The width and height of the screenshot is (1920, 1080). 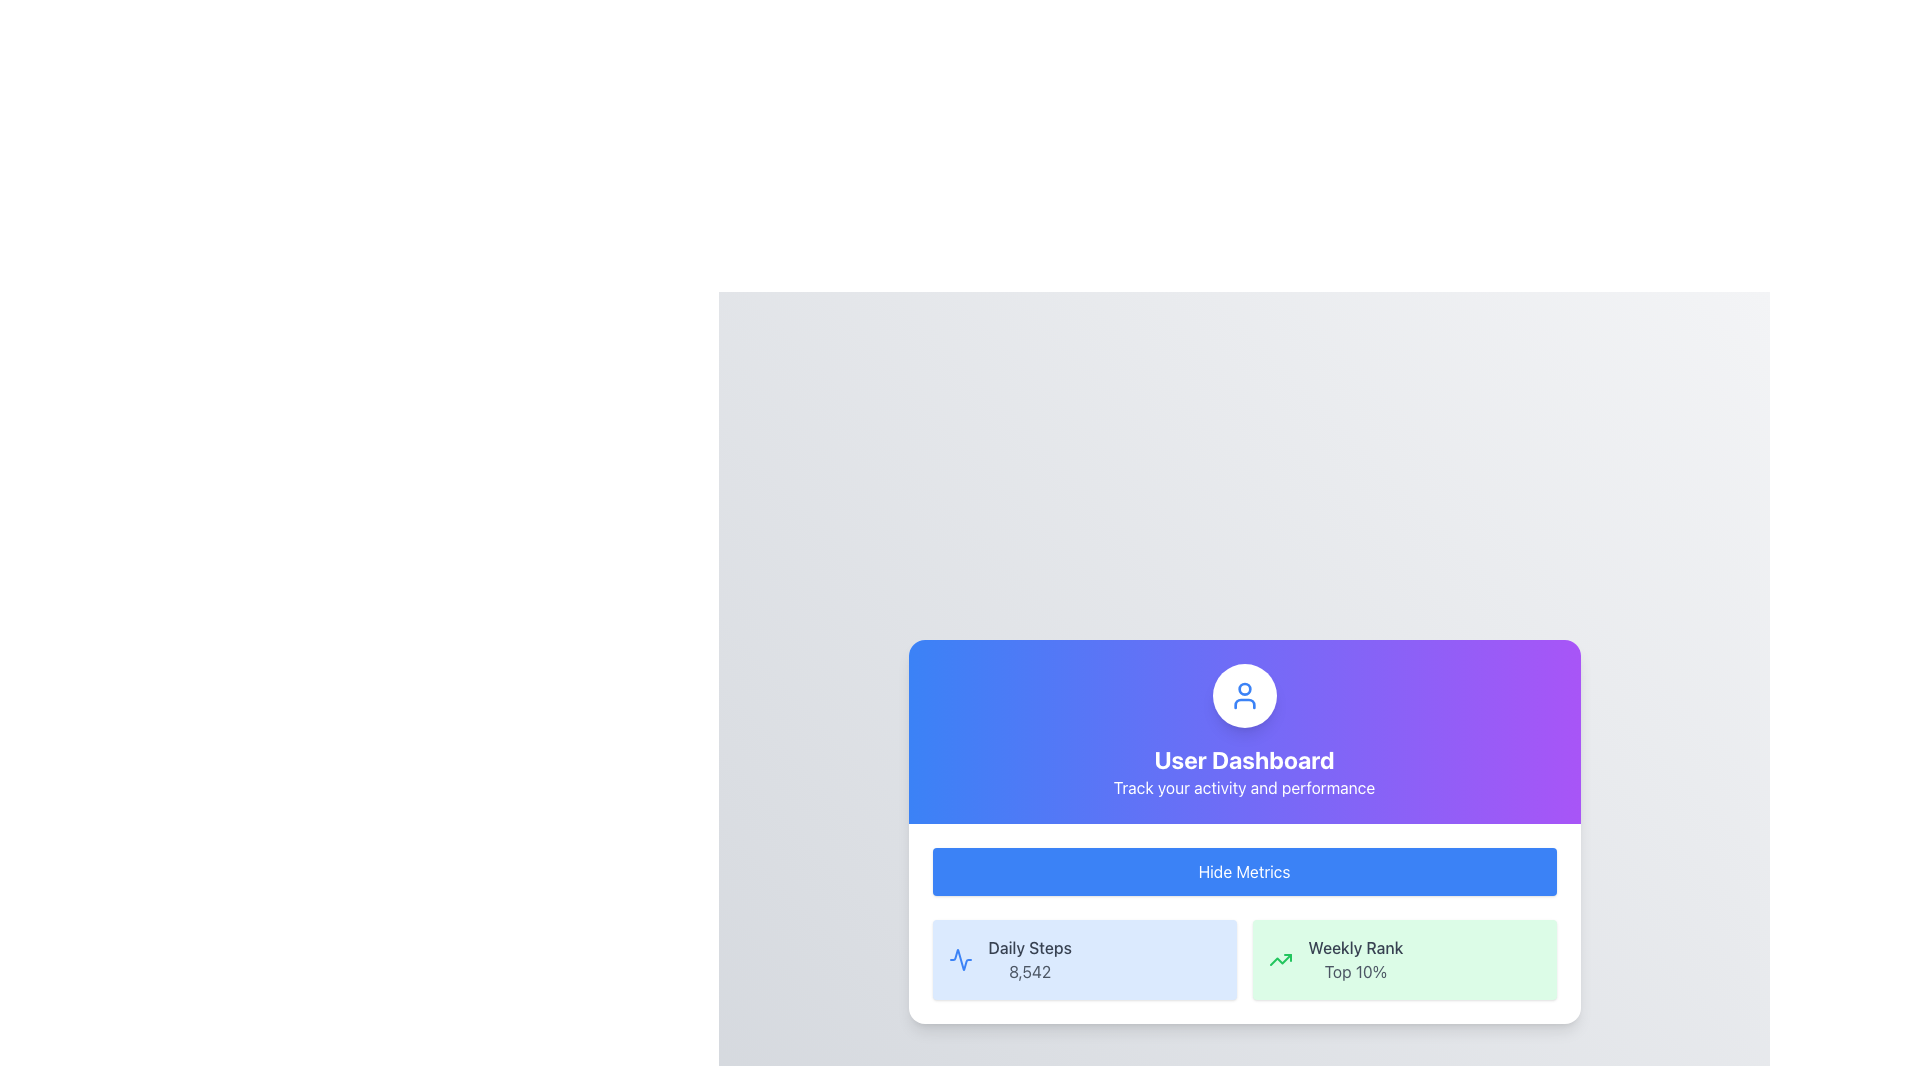 I want to click on the SVG icon shaped like a zigzagging line resembling a heartbeat or activity graph, located within the 'Daily Steps' card, positioned on the left side of the lower section of the interface, so click(x=960, y=959).